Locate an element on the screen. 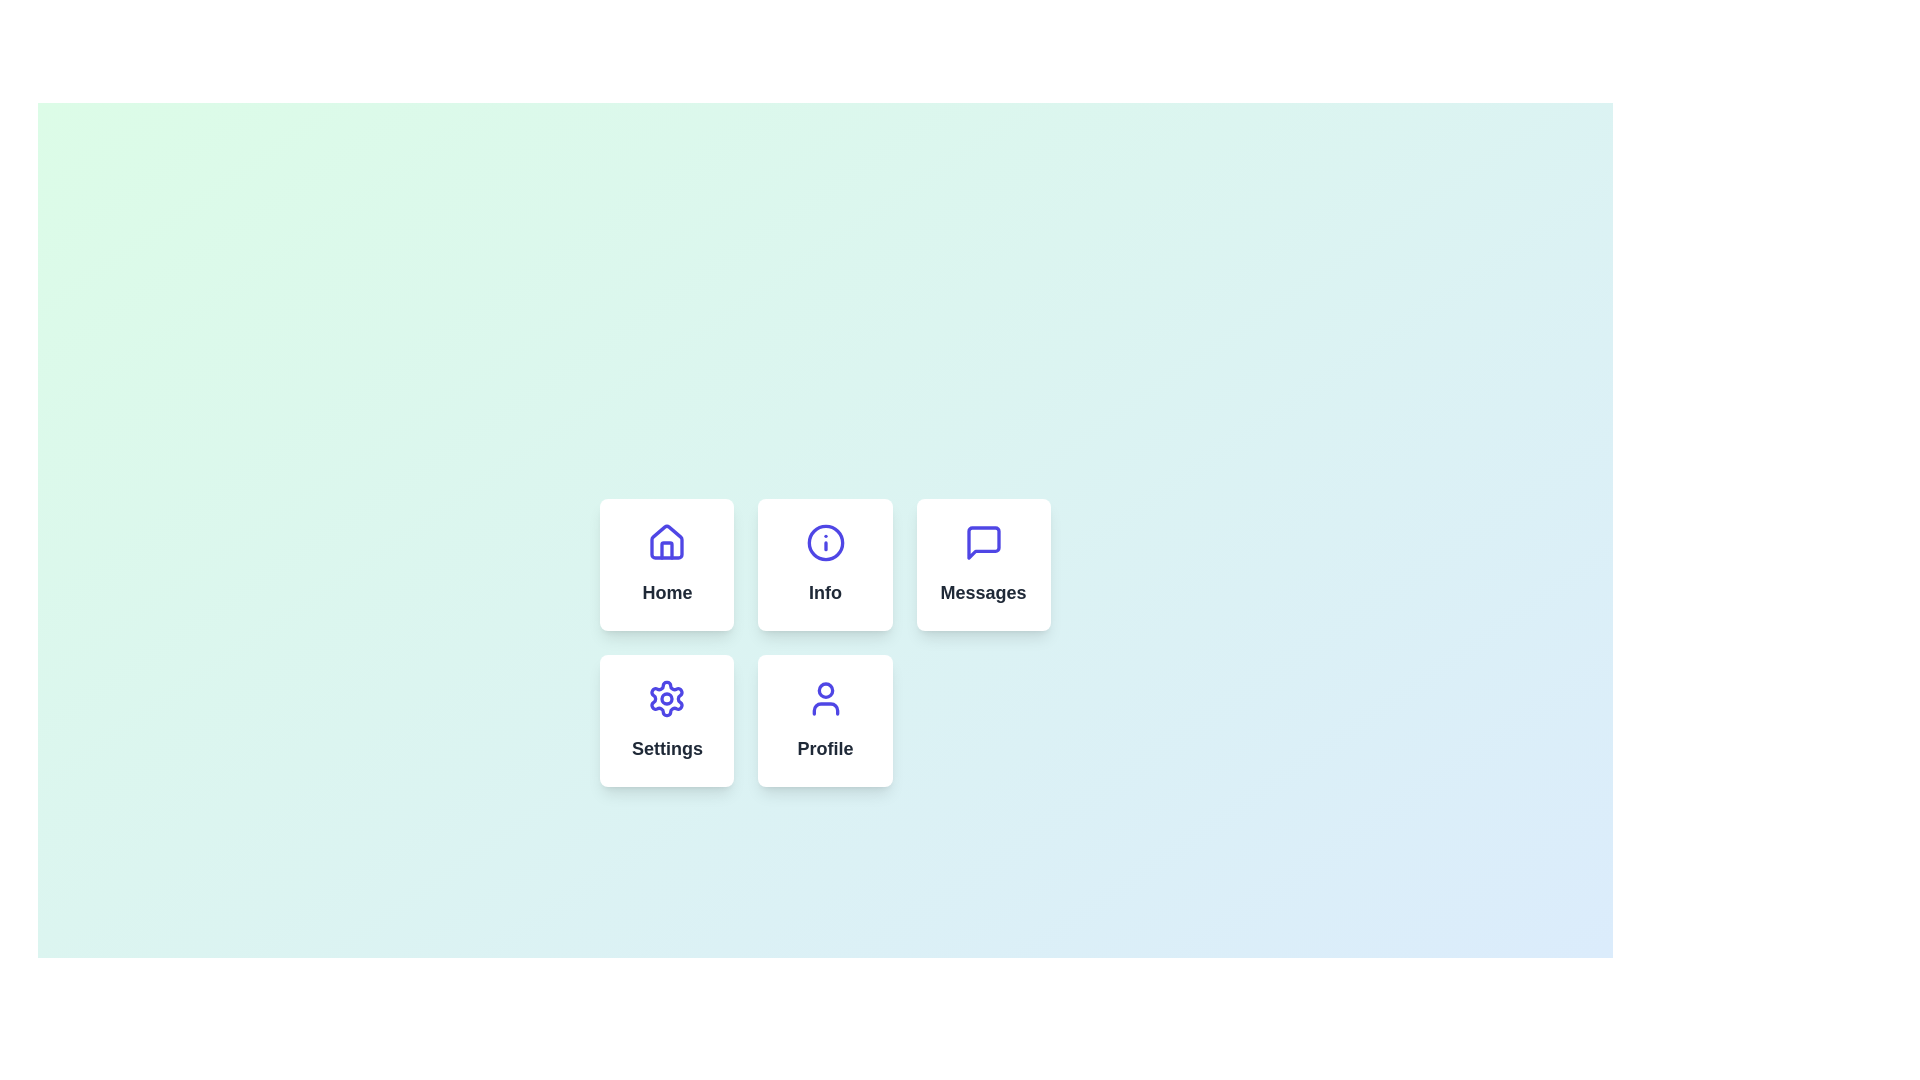 The width and height of the screenshot is (1920, 1080). the blue house icon located in the first grid cell of a 2x3 layout, which features a solid design with a doorway is located at coordinates (667, 542).